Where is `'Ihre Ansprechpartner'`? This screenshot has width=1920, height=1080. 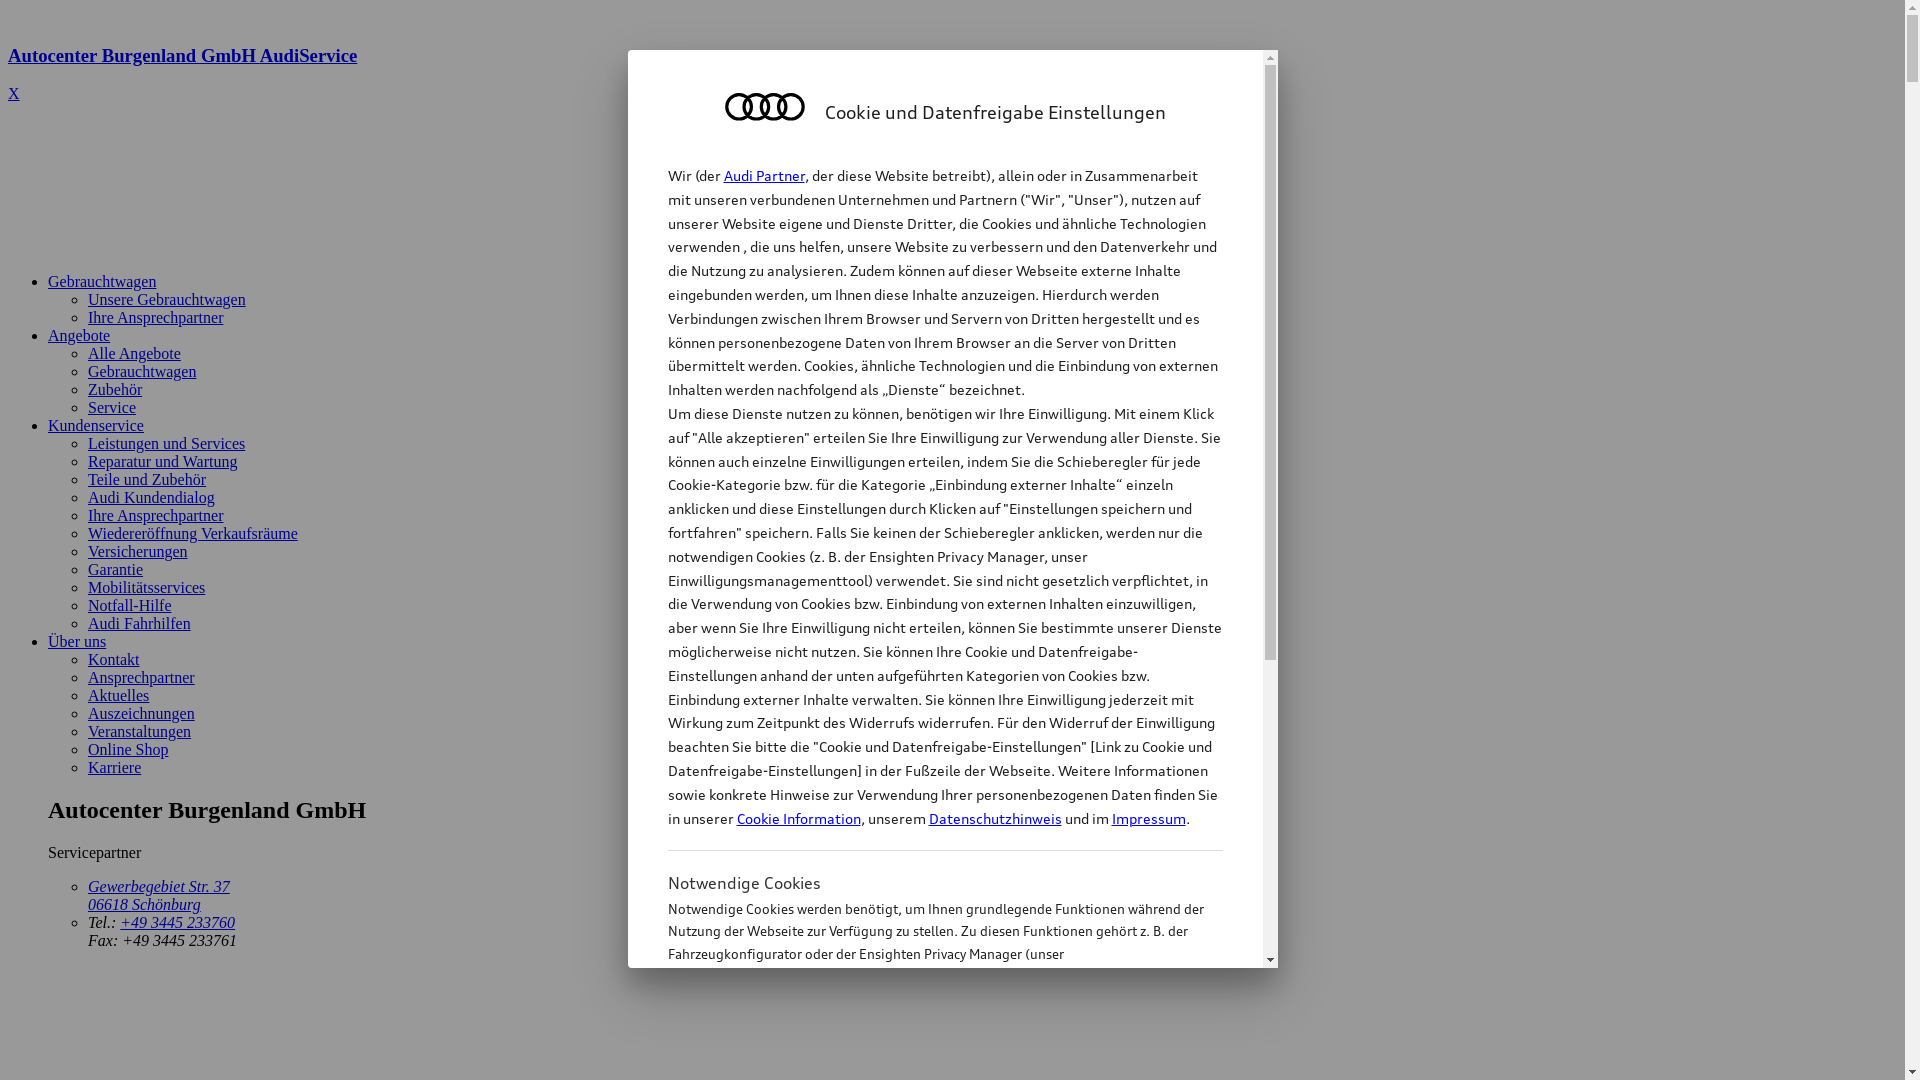 'Ihre Ansprechpartner' is located at coordinates (86, 514).